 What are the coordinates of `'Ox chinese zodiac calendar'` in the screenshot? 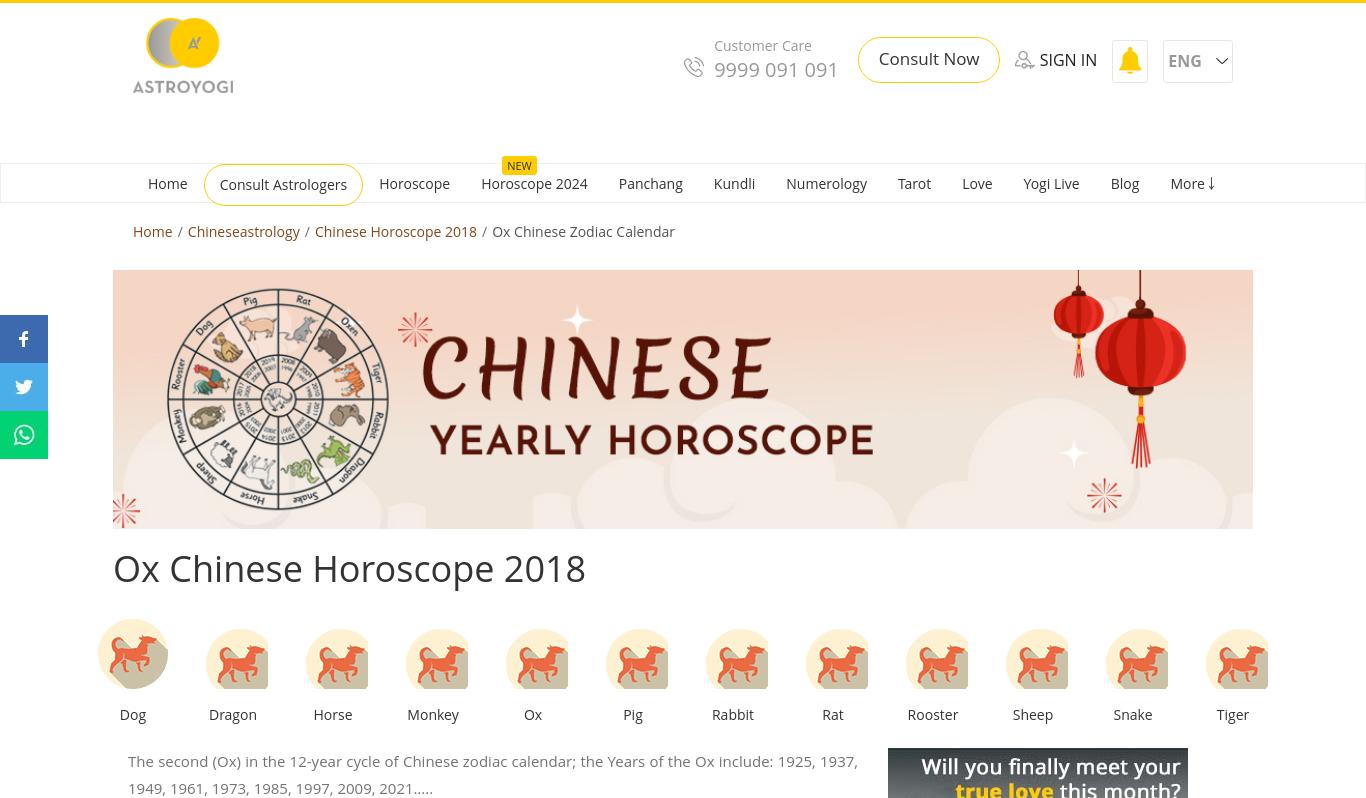 It's located at (582, 230).